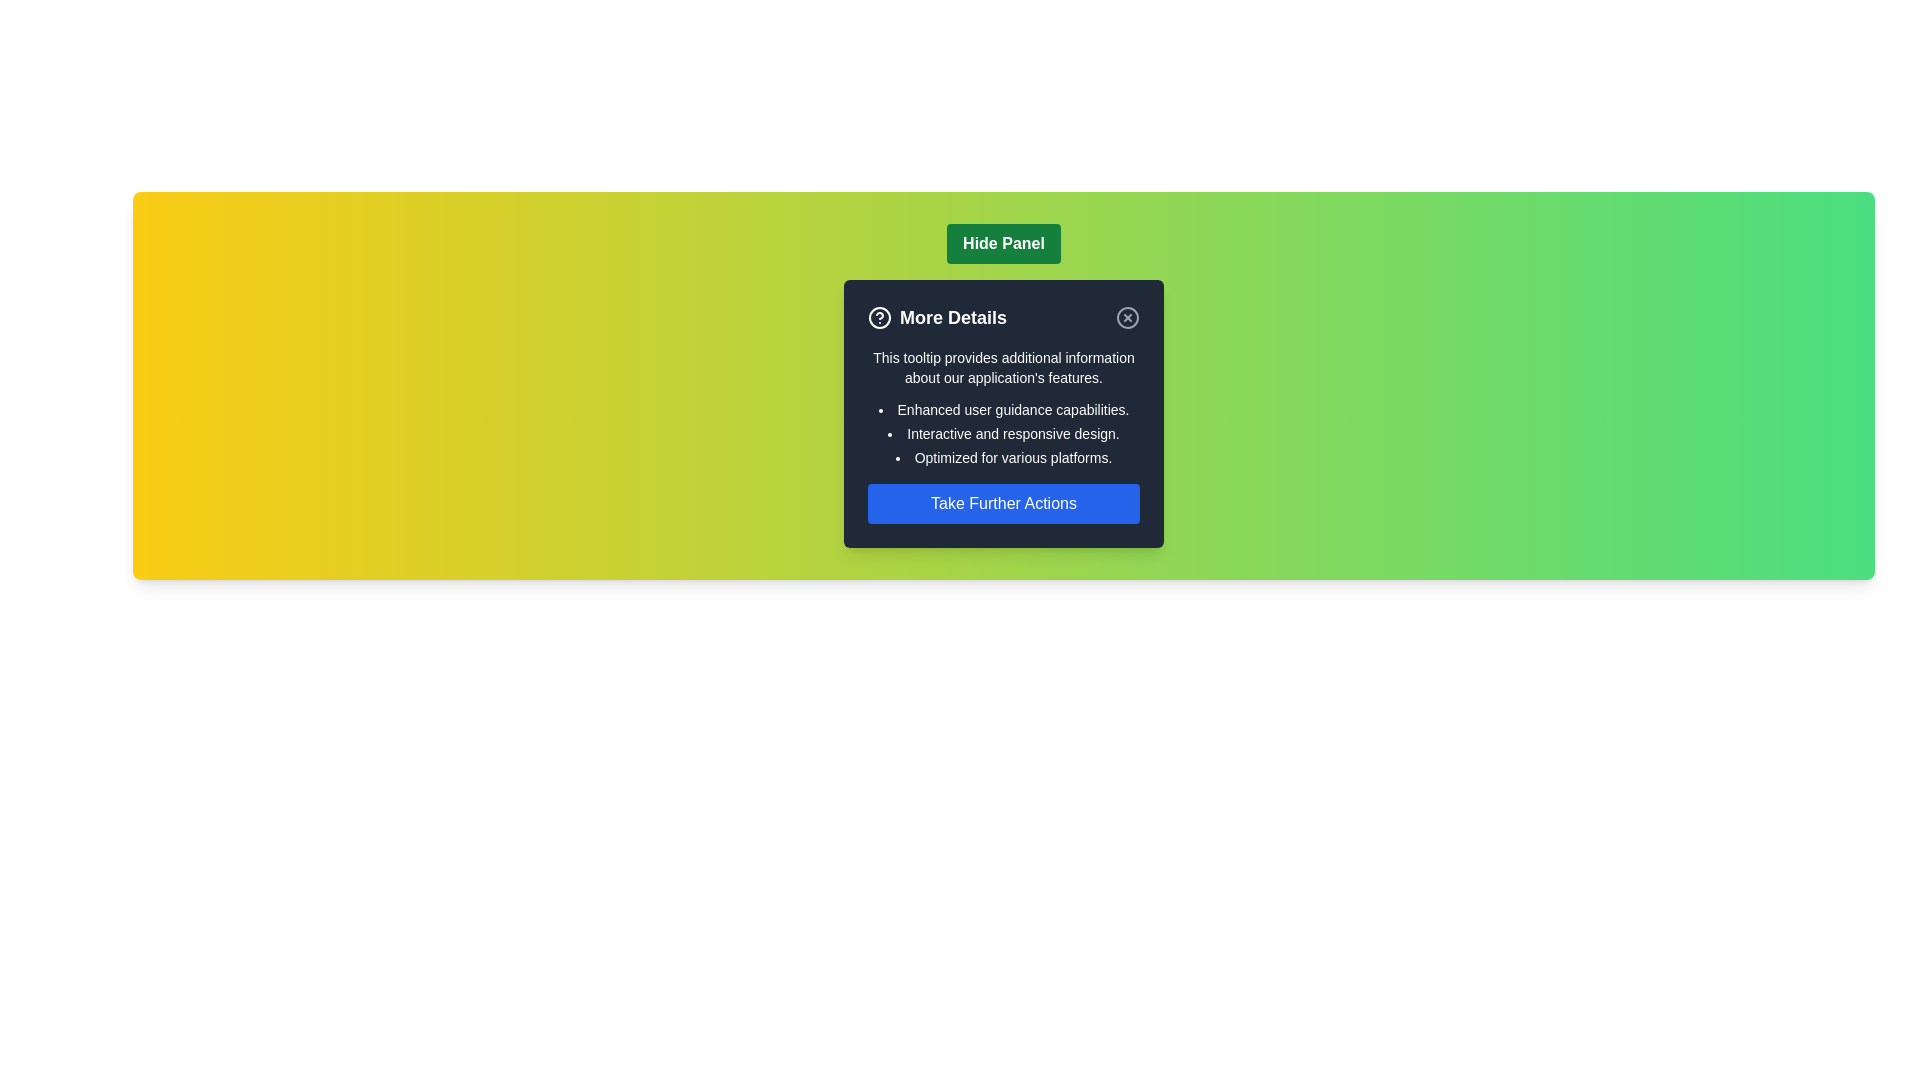 This screenshot has height=1080, width=1920. What do you see at coordinates (879, 316) in the screenshot?
I see `the Decorative SVG circle located at the top-right of the tooltip modal, which has a consistent stroke and no fill` at bounding box center [879, 316].